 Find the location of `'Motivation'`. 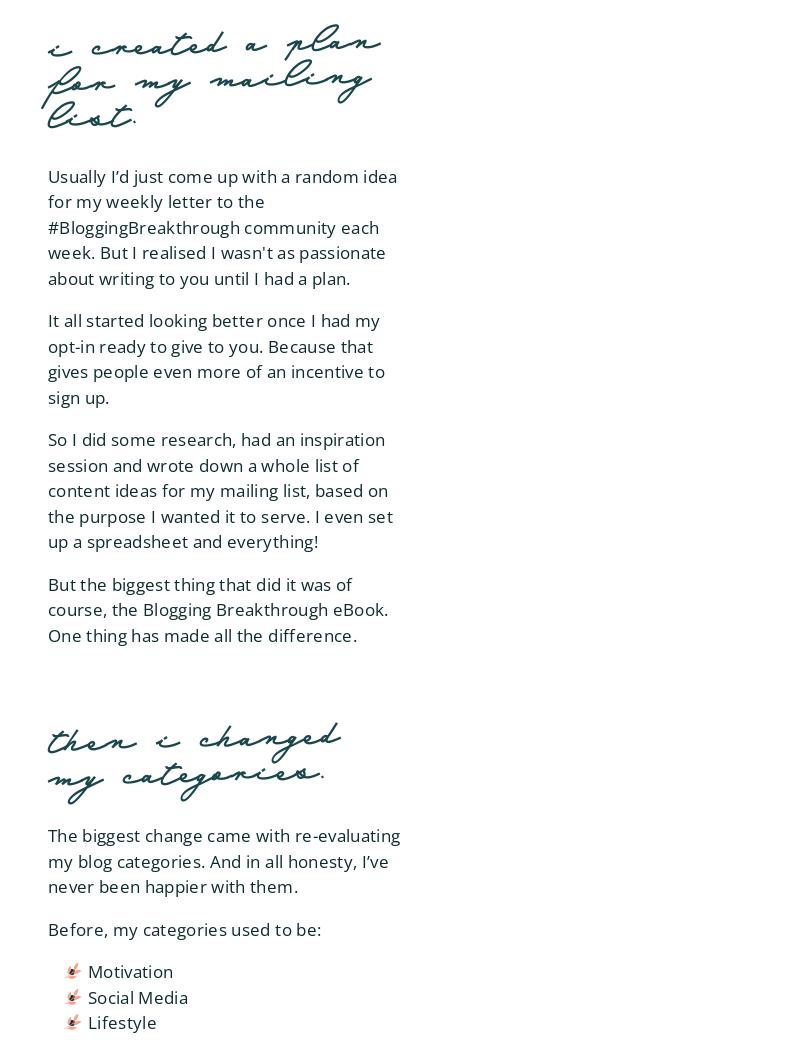

'Motivation' is located at coordinates (129, 971).